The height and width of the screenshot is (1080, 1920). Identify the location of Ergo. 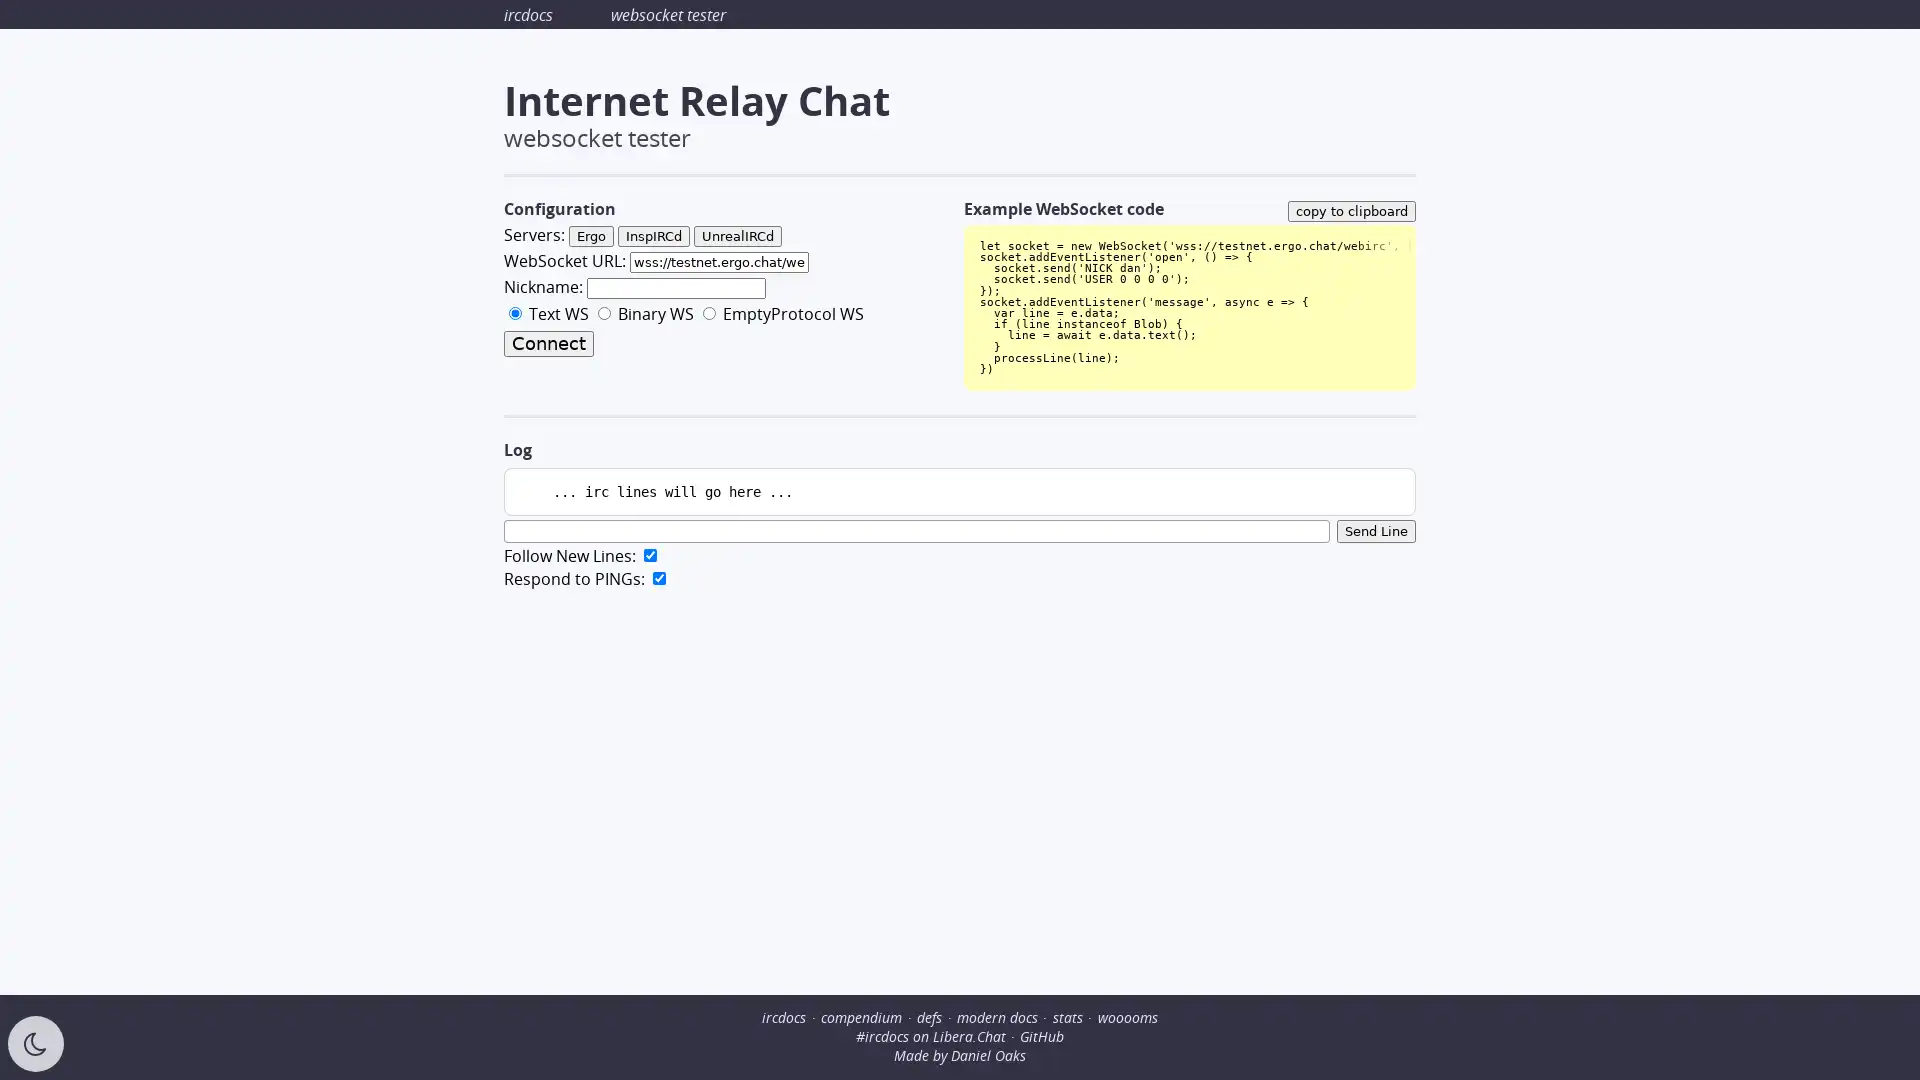
(590, 235).